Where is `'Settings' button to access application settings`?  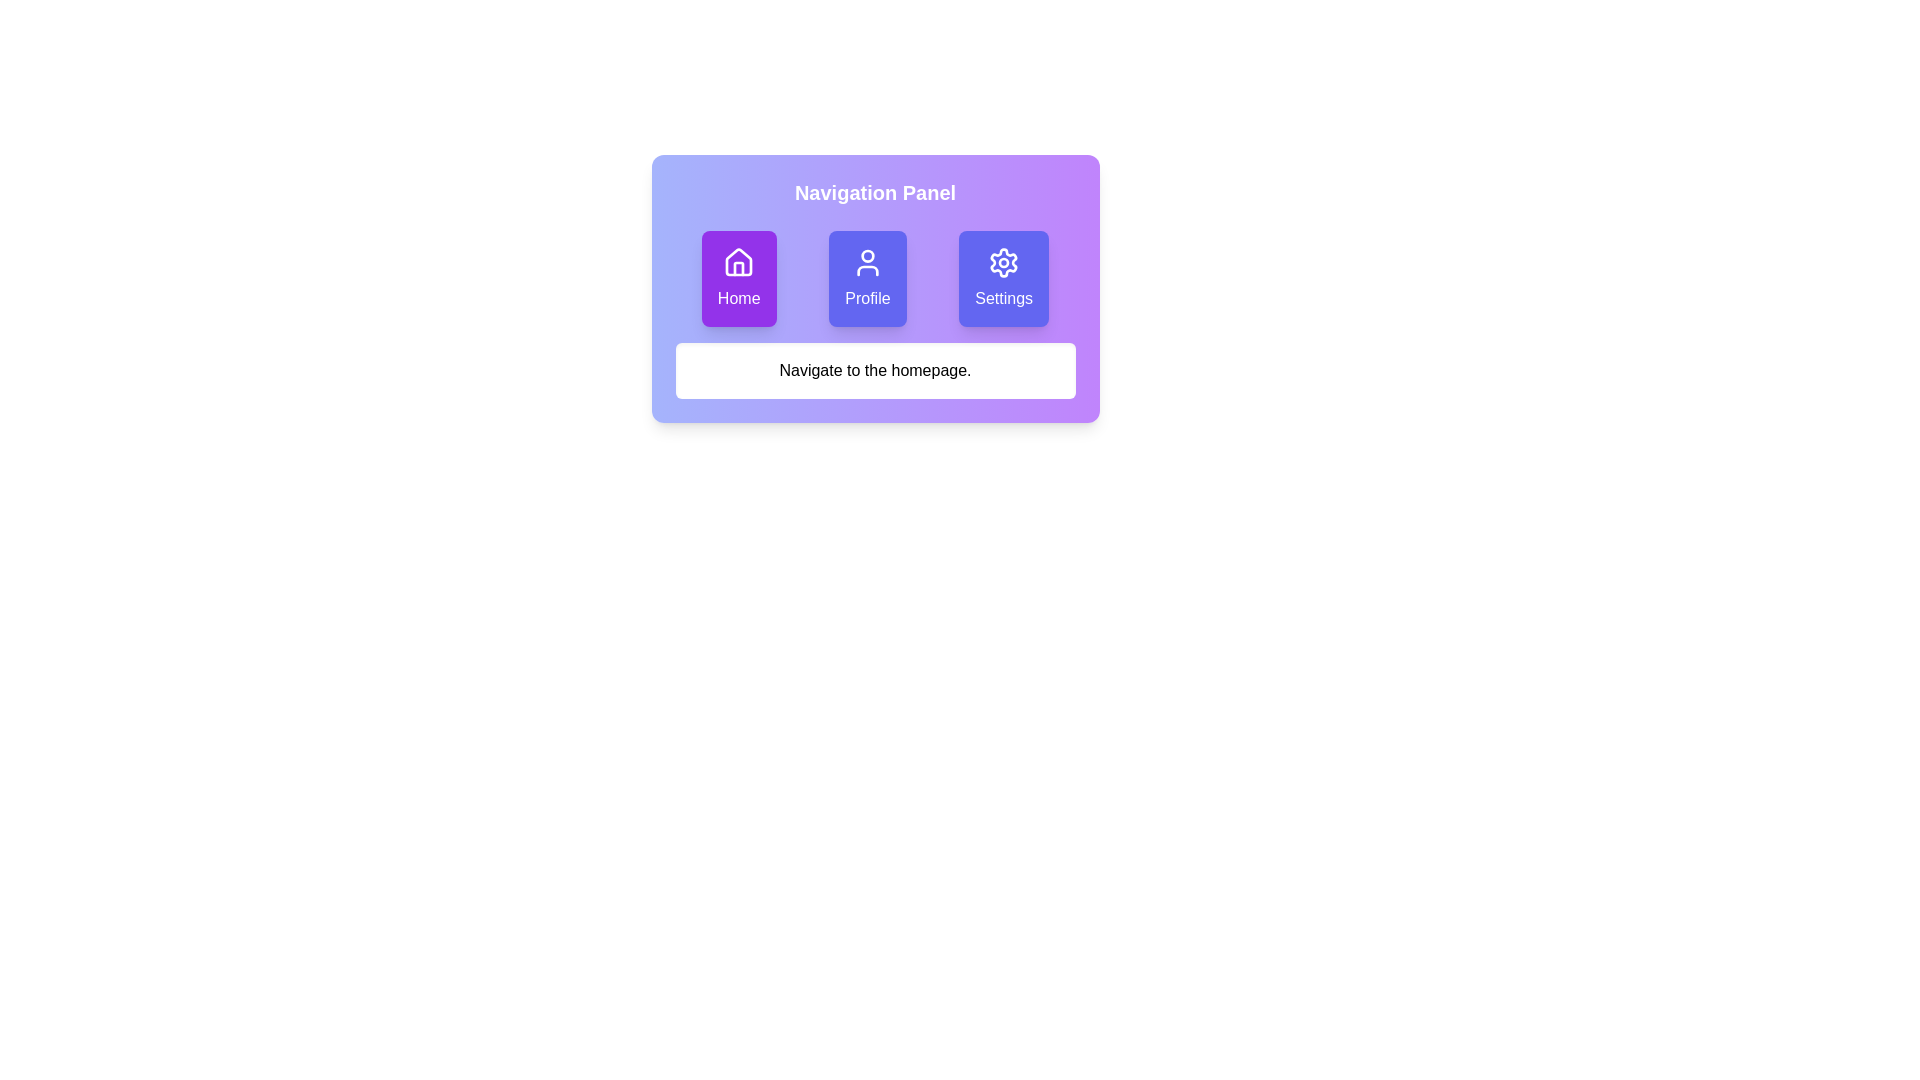 'Settings' button to access application settings is located at coordinates (1003, 278).